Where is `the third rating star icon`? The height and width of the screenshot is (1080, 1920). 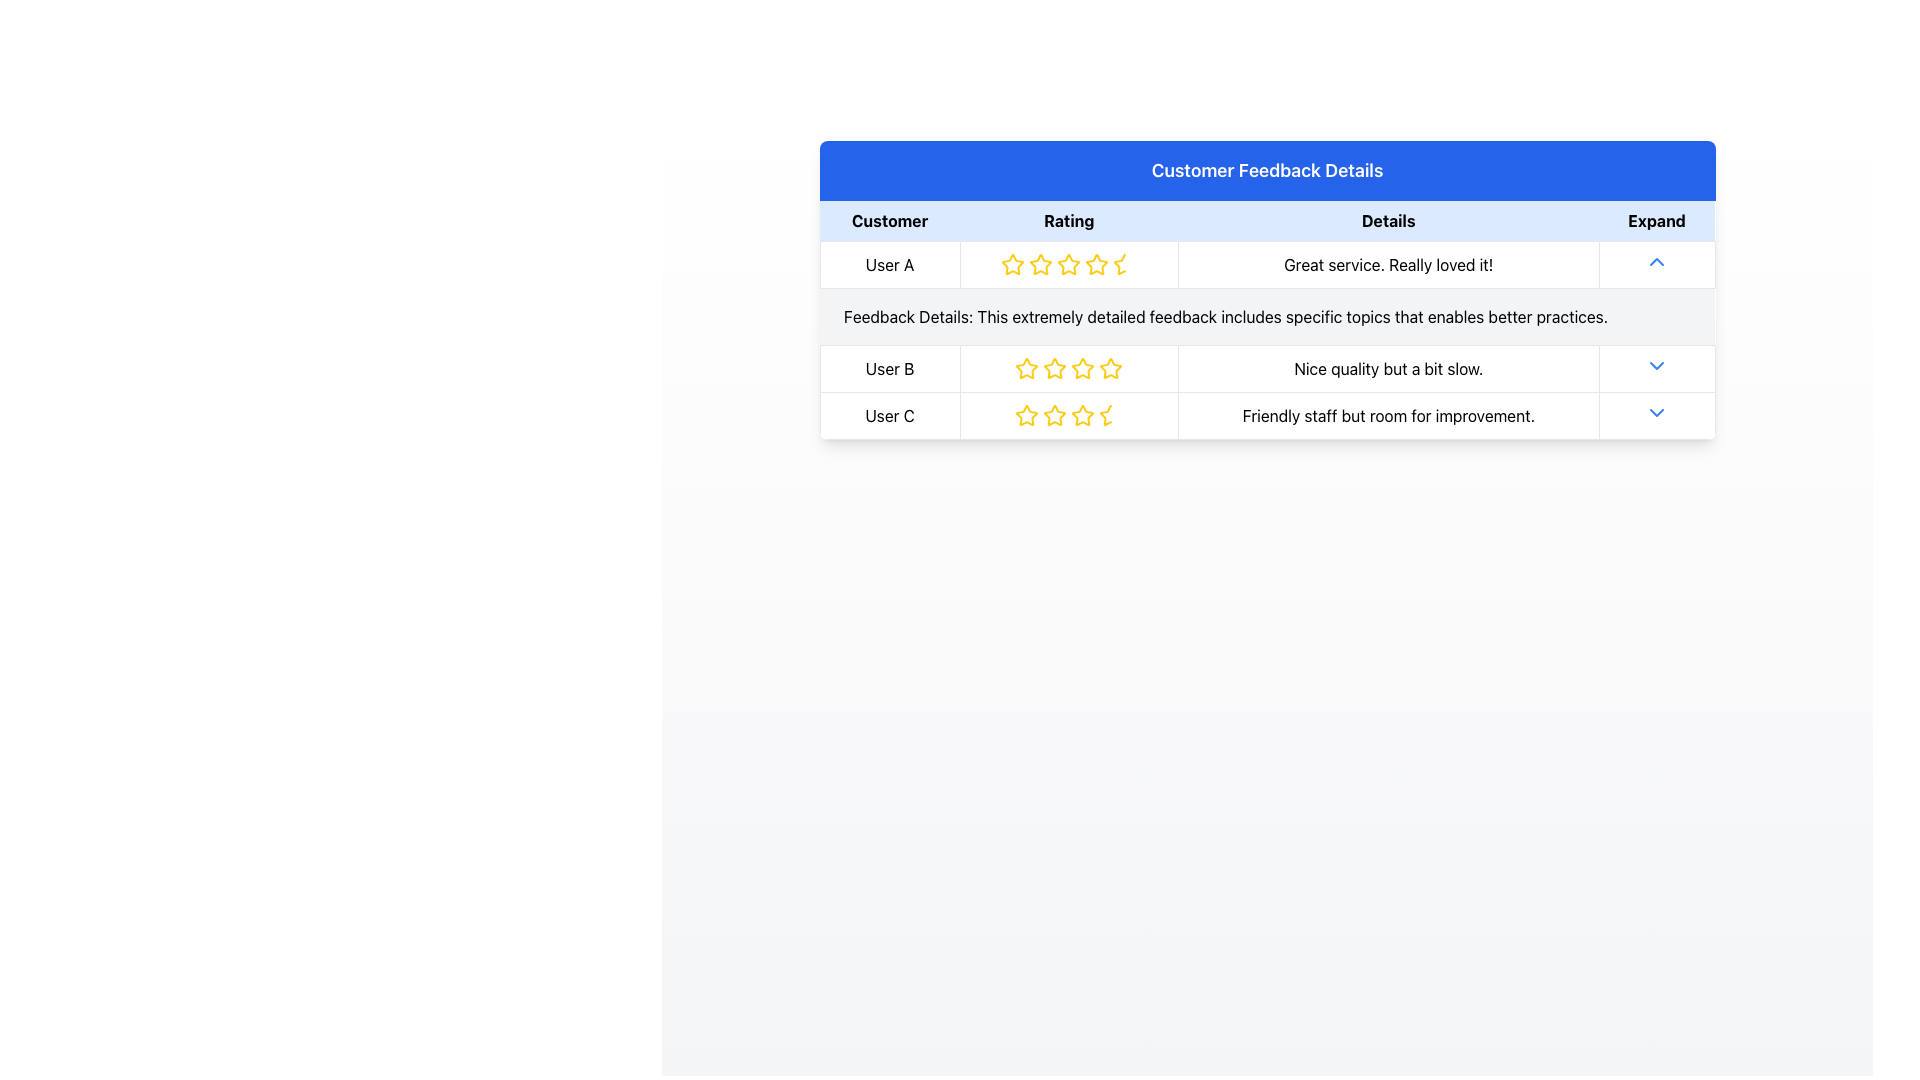 the third rating star icon is located at coordinates (1068, 264).